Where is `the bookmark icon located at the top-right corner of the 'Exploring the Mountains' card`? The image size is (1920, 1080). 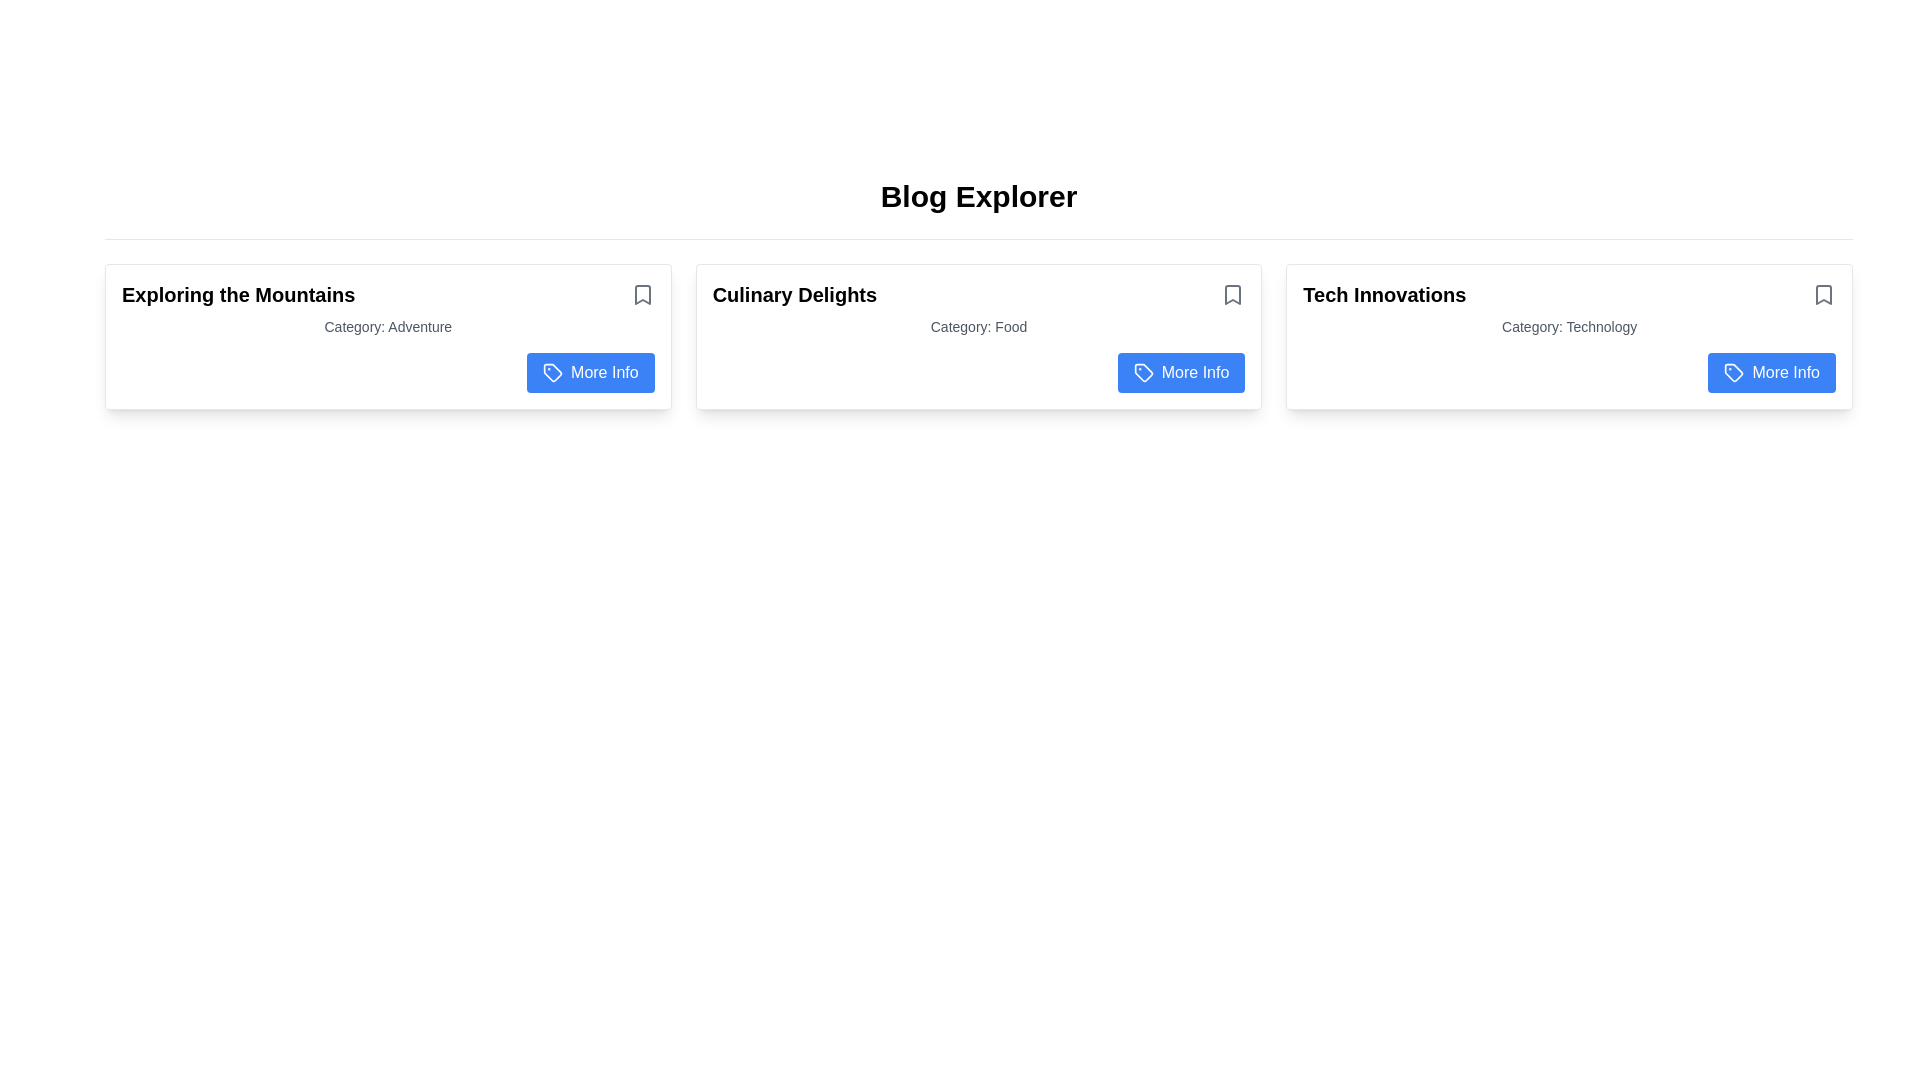 the bookmark icon located at the top-right corner of the 'Exploring the Mountains' card is located at coordinates (642, 294).